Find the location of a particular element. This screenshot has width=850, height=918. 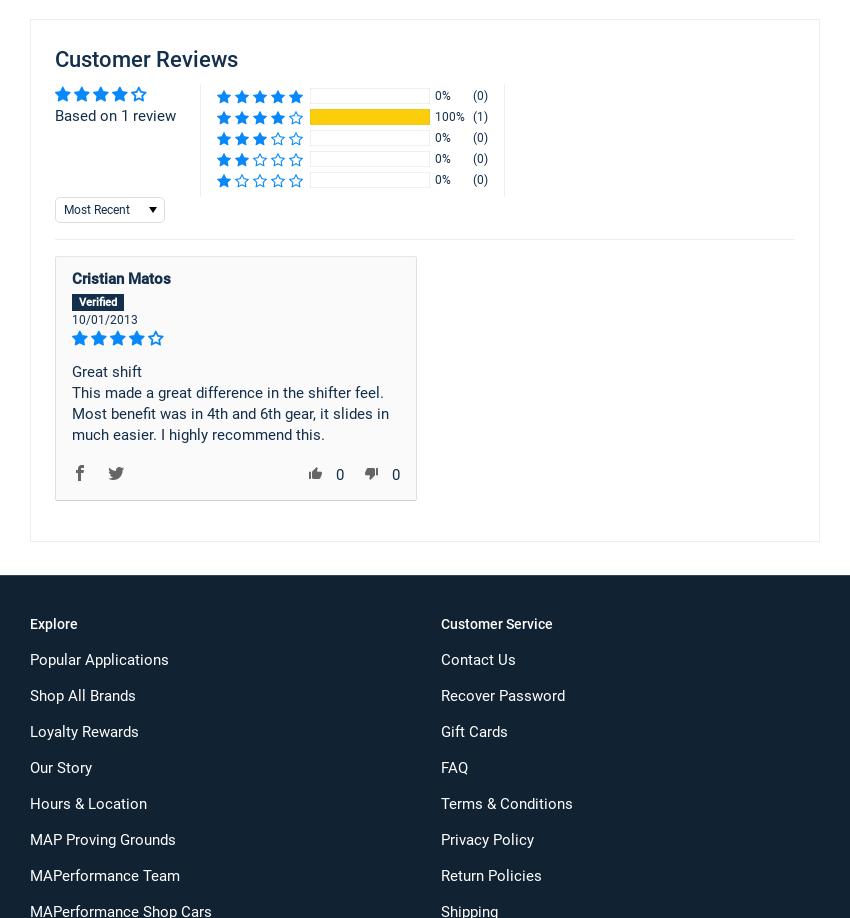

'FAQ' is located at coordinates (453, 767).